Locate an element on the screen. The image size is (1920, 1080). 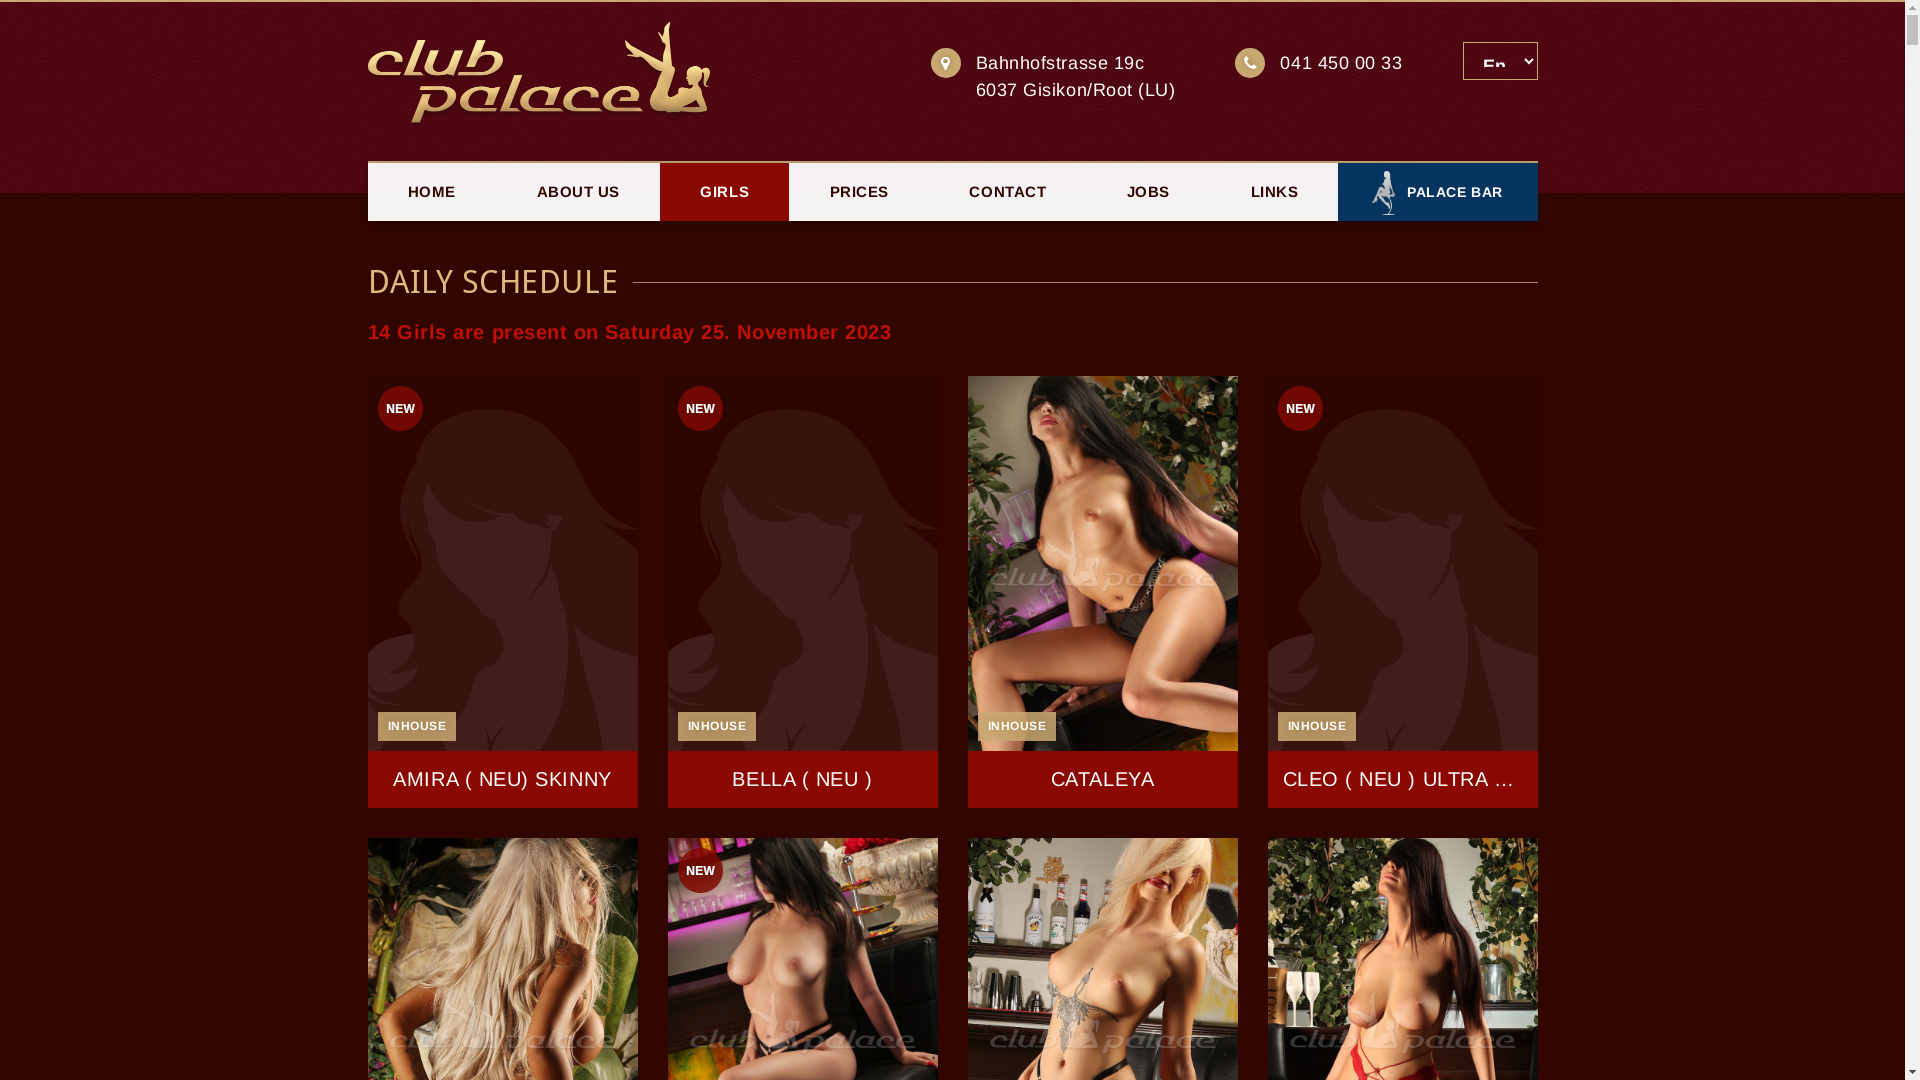
'JOBS' is located at coordinates (1085, 191).